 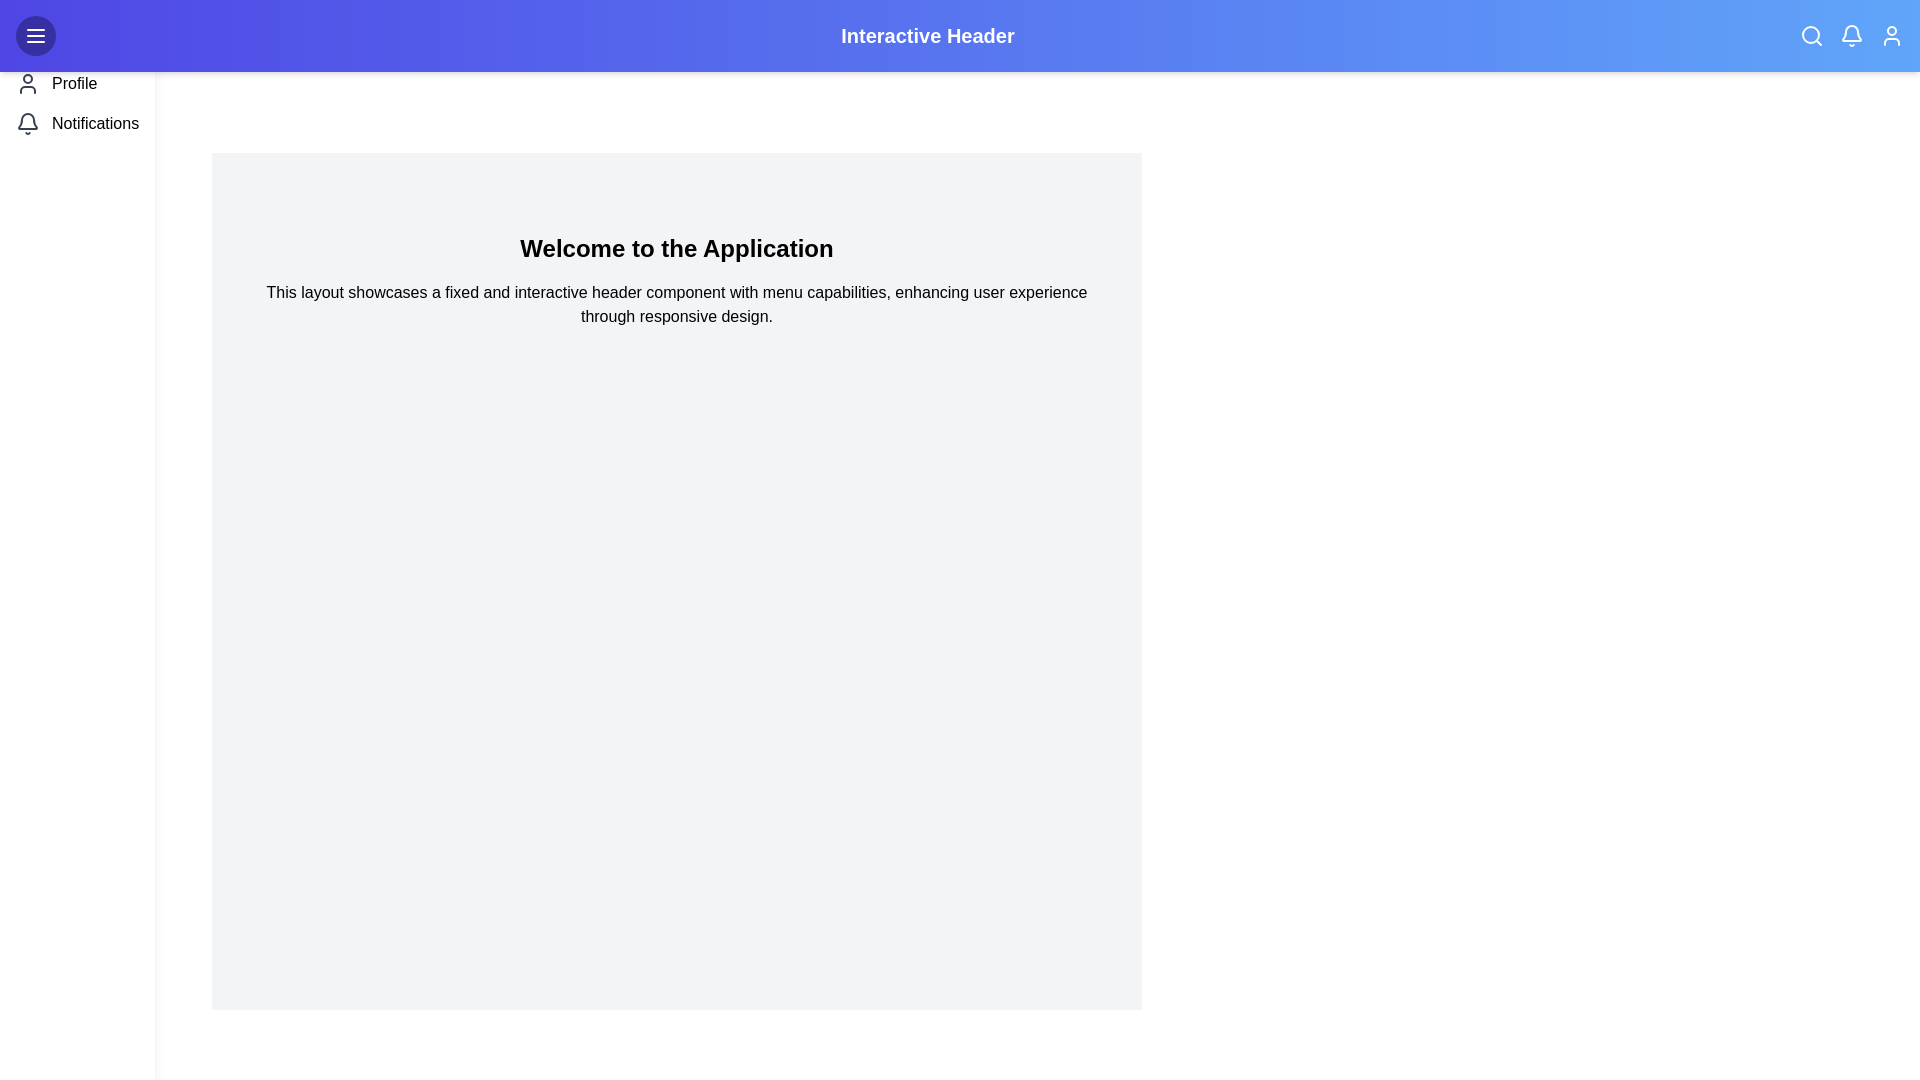 What do you see at coordinates (1851, 35) in the screenshot?
I see `the bell icon in the top-right corner, which serves as a notification indicator for new updates or alerts` at bounding box center [1851, 35].